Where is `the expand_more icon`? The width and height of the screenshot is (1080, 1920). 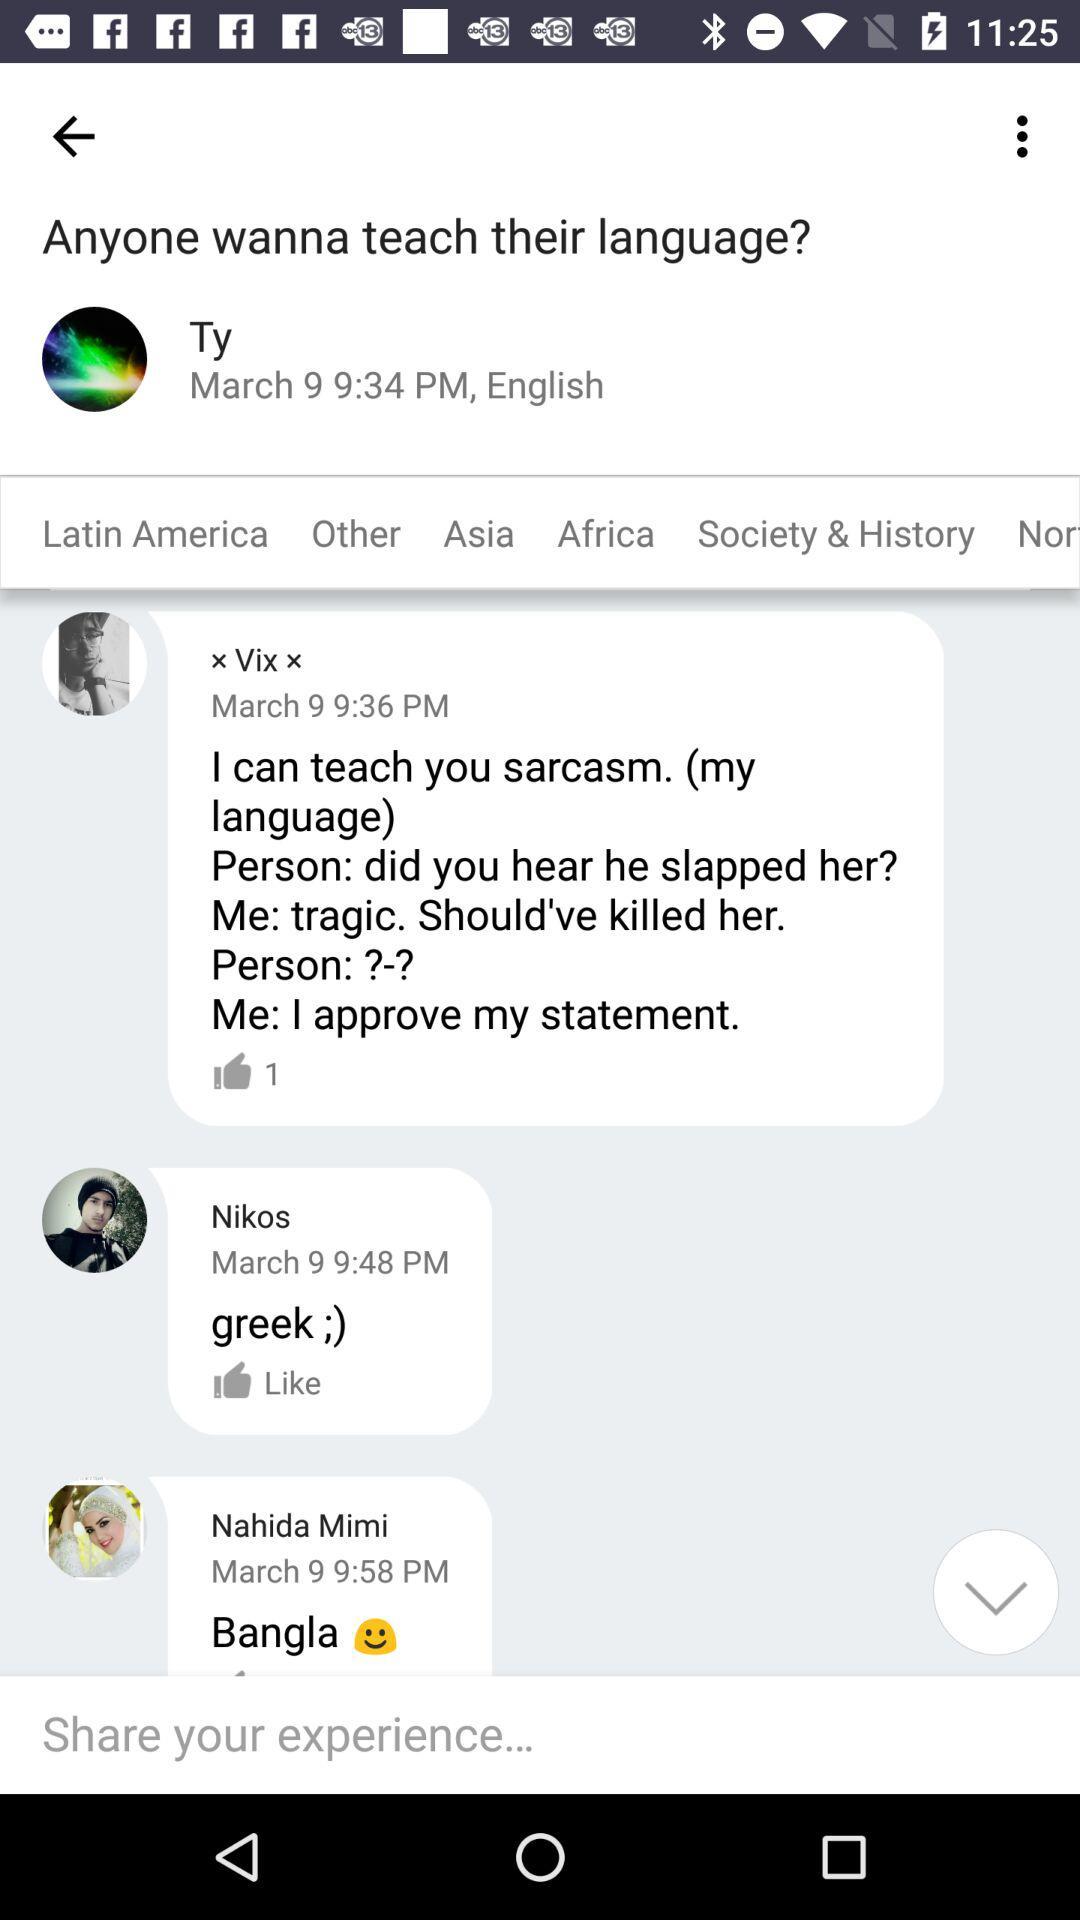 the expand_more icon is located at coordinates (995, 1591).